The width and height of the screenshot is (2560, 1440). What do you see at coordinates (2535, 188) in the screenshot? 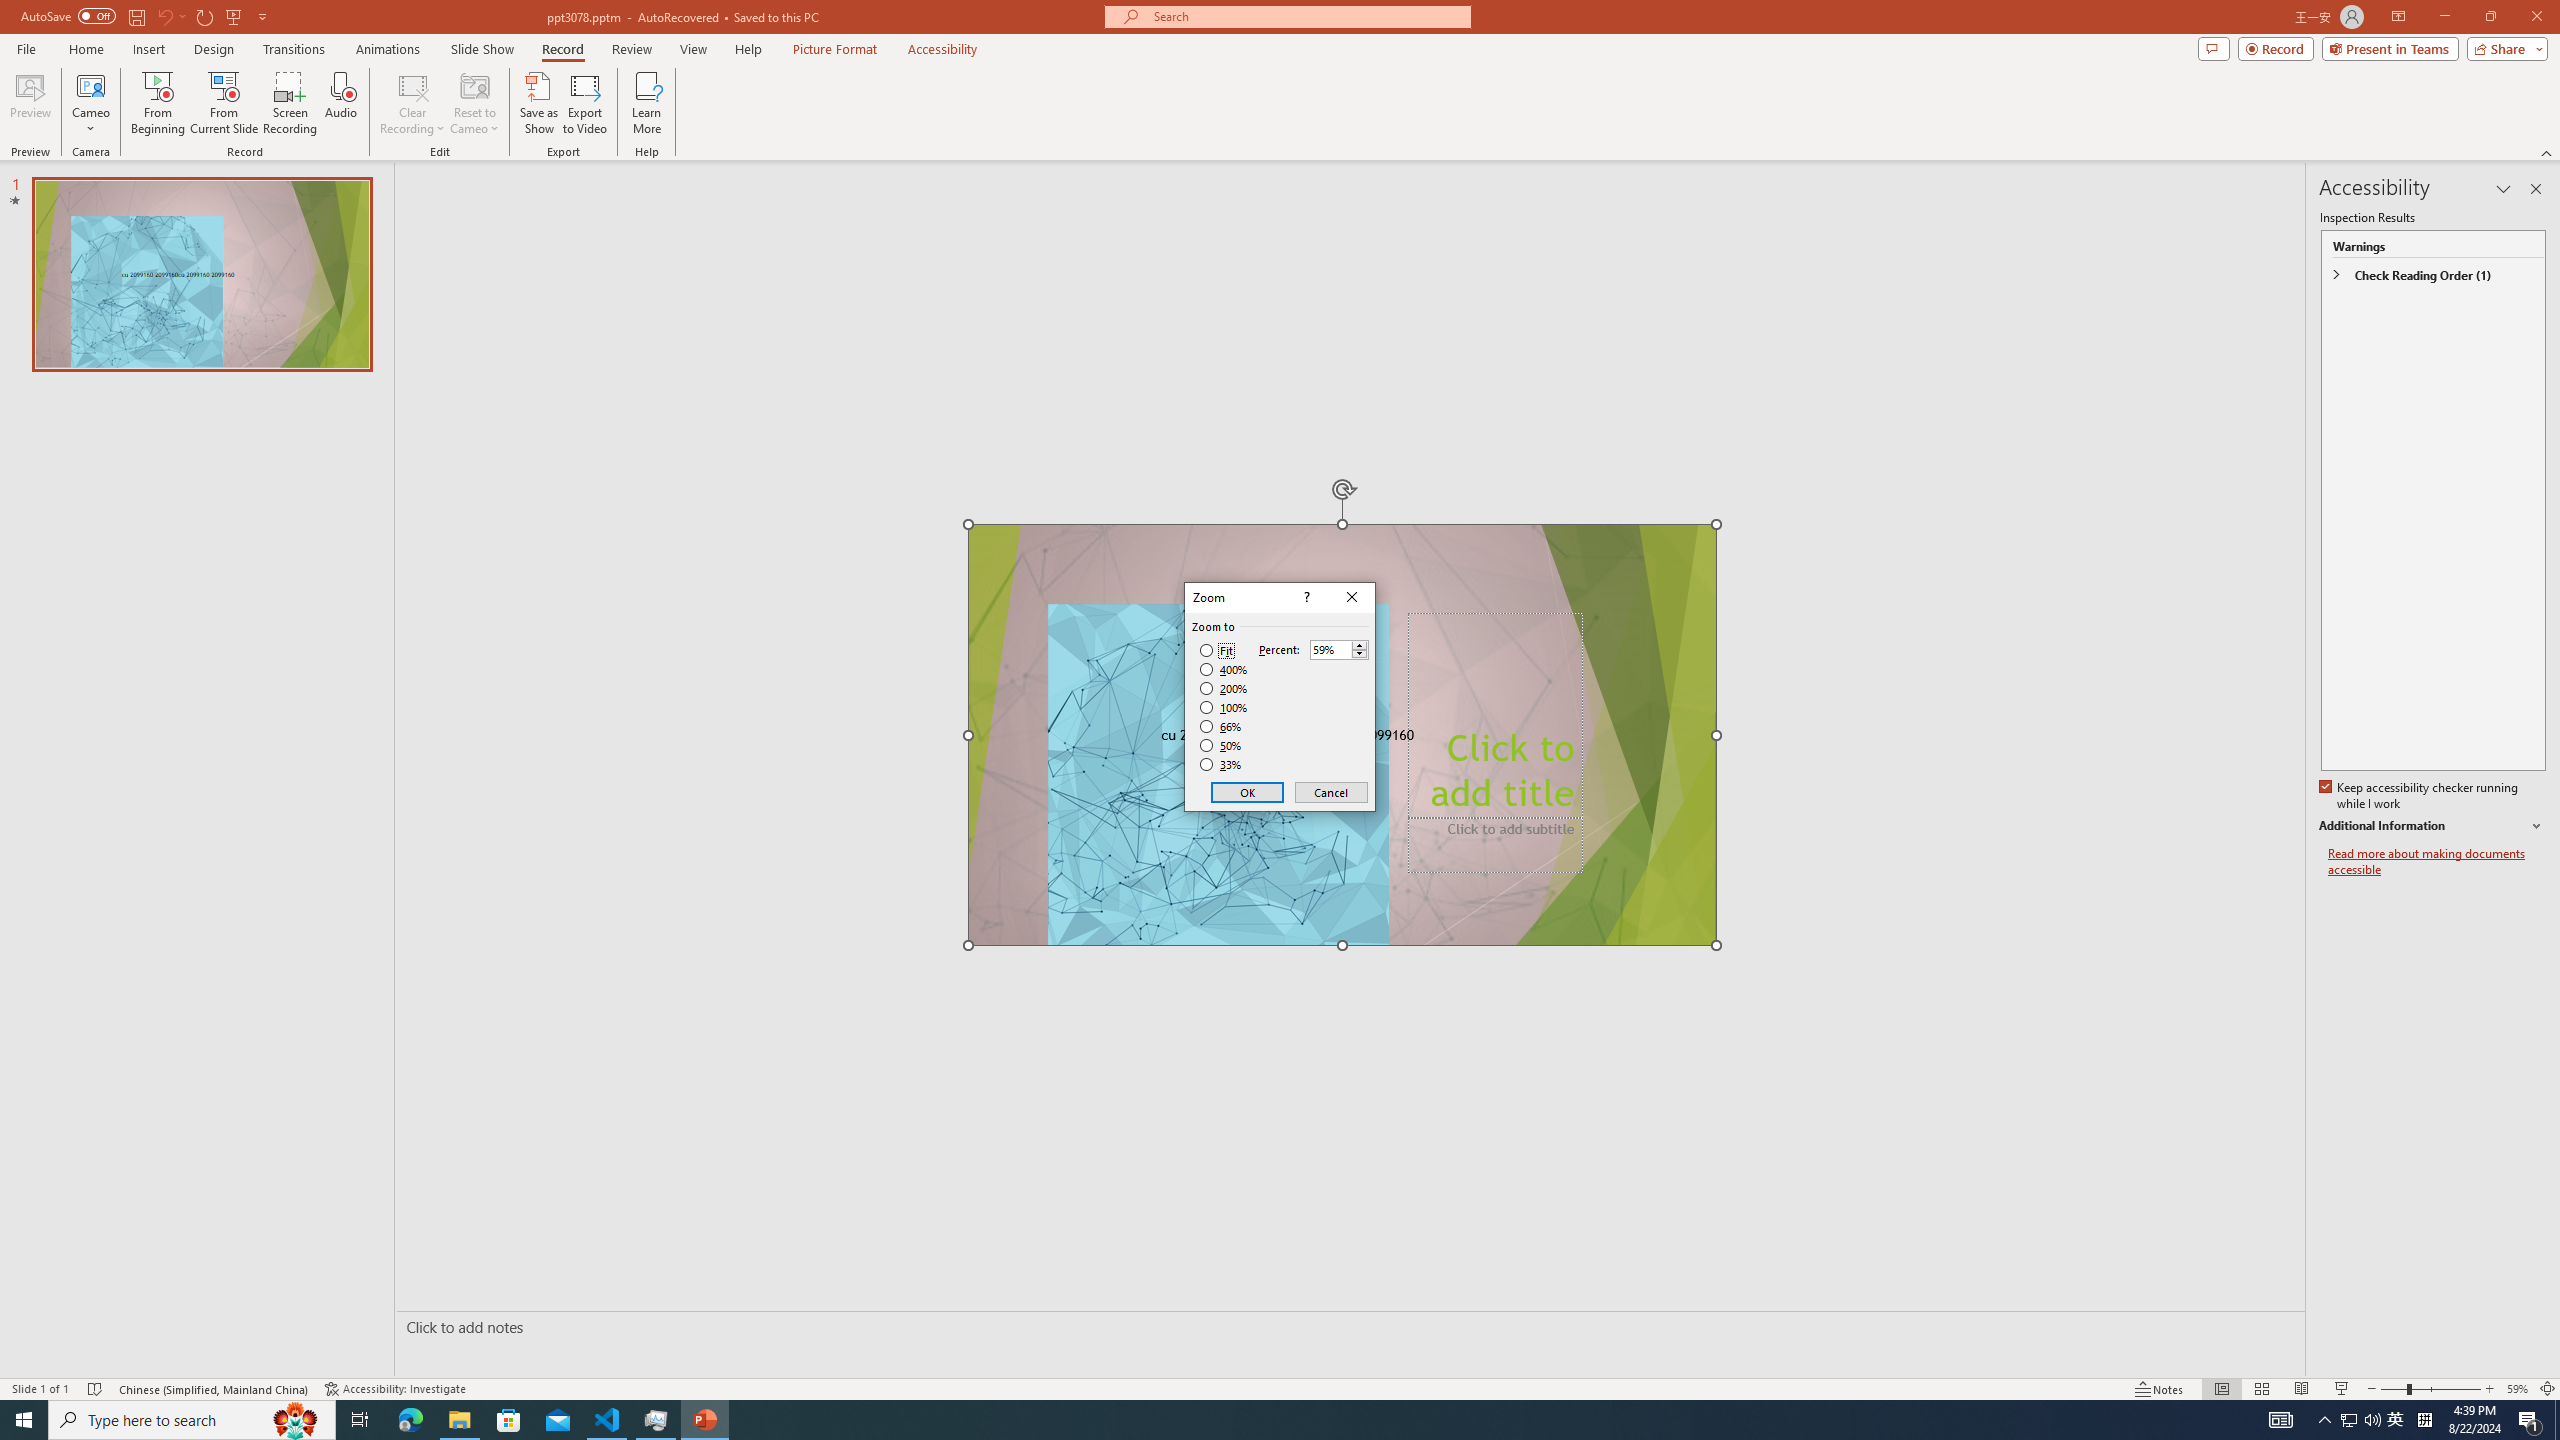
I see `'Close pane'` at bounding box center [2535, 188].